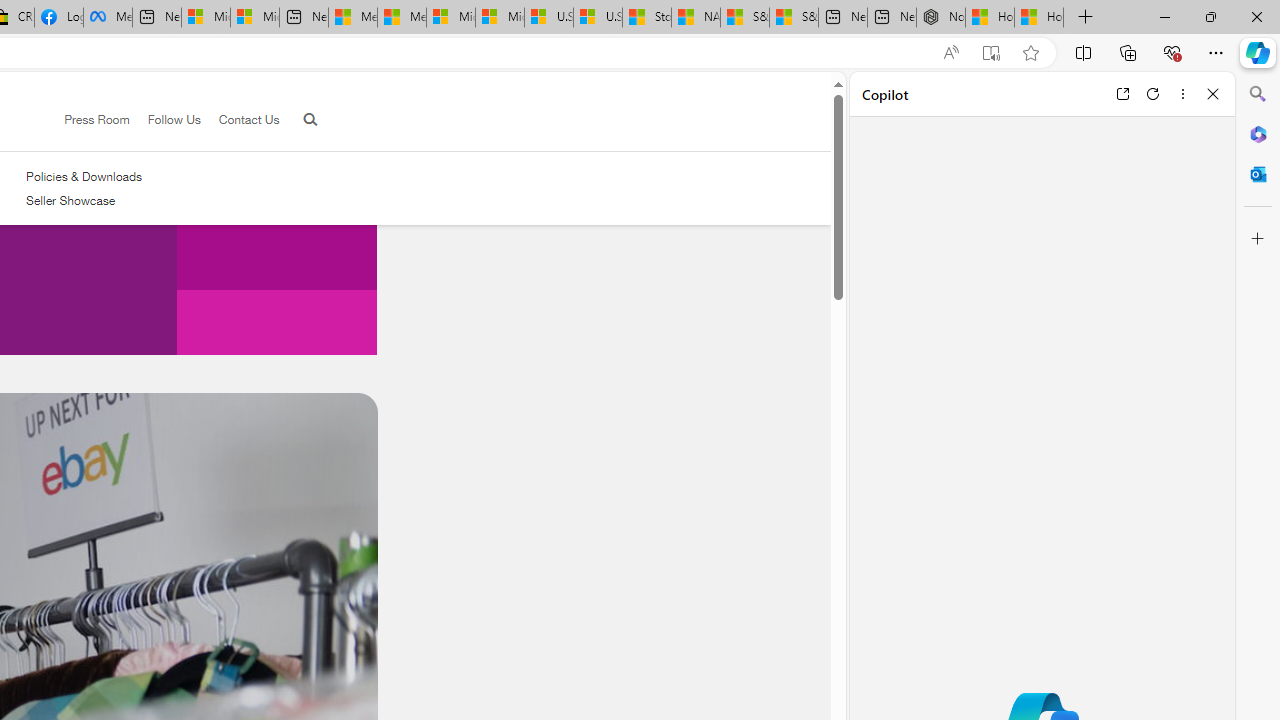 This screenshot has height=720, width=1280. Describe the element at coordinates (240, 120) in the screenshot. I see `'Contact Us'` at that location.